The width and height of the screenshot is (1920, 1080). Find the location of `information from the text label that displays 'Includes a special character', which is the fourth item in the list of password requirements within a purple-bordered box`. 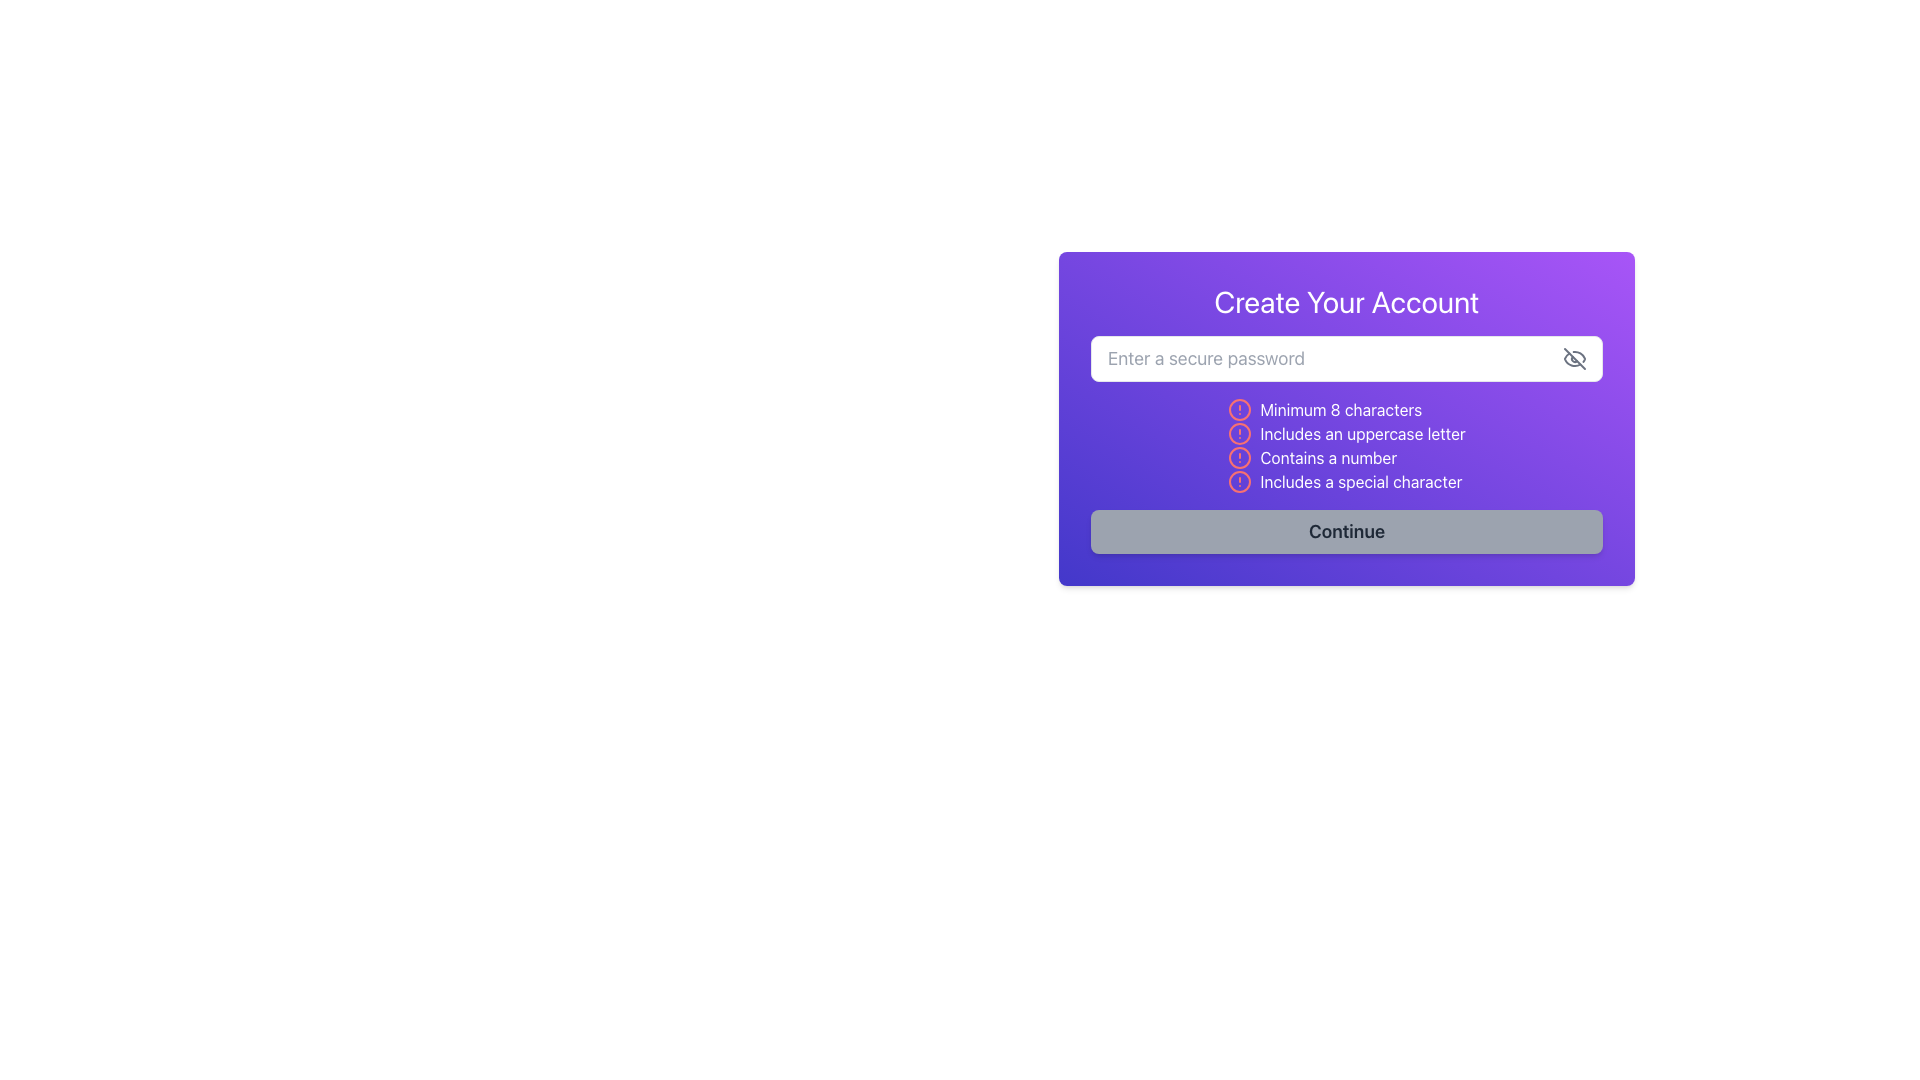

information from the text label that displays 'Includes a special character', which is the fourth item in the list of password requirements within a purple-bordered box is located at coordinates (1360, 482).